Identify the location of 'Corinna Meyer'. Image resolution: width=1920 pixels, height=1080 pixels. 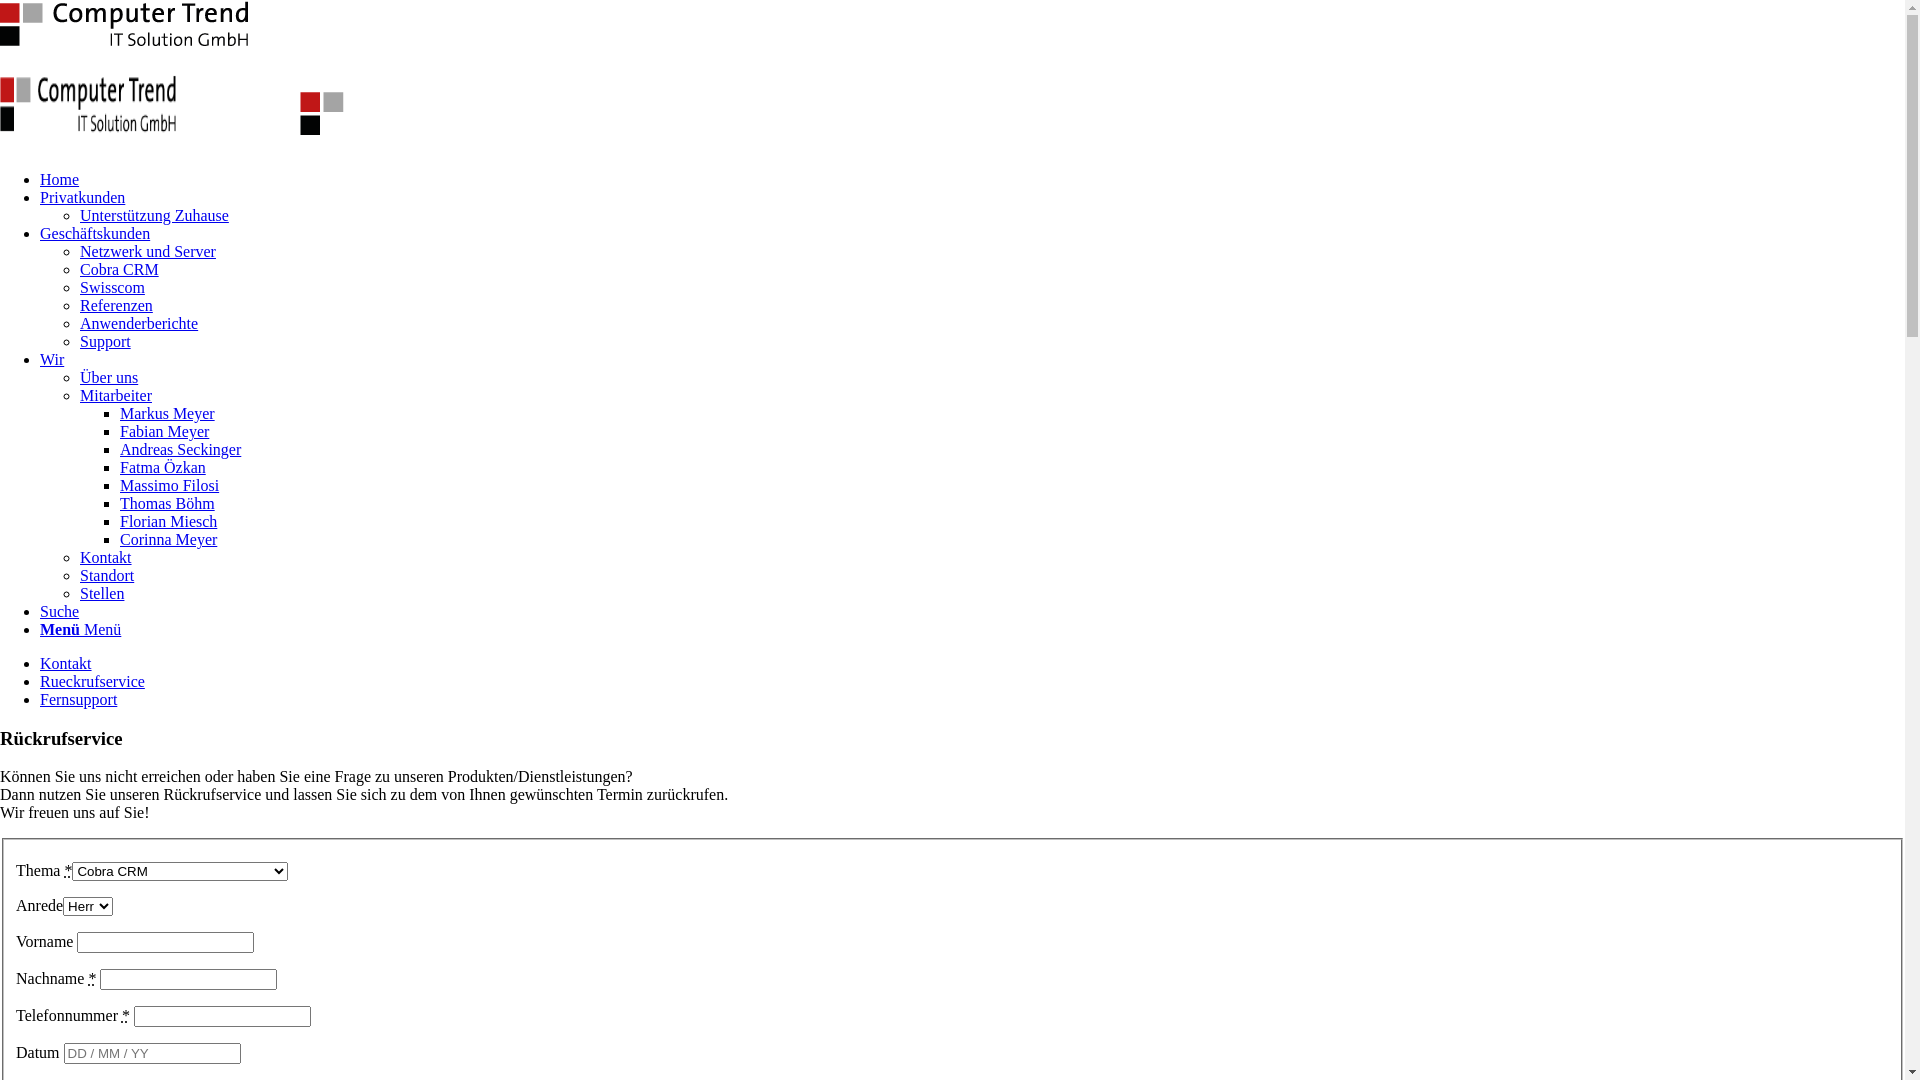
(168, 538).